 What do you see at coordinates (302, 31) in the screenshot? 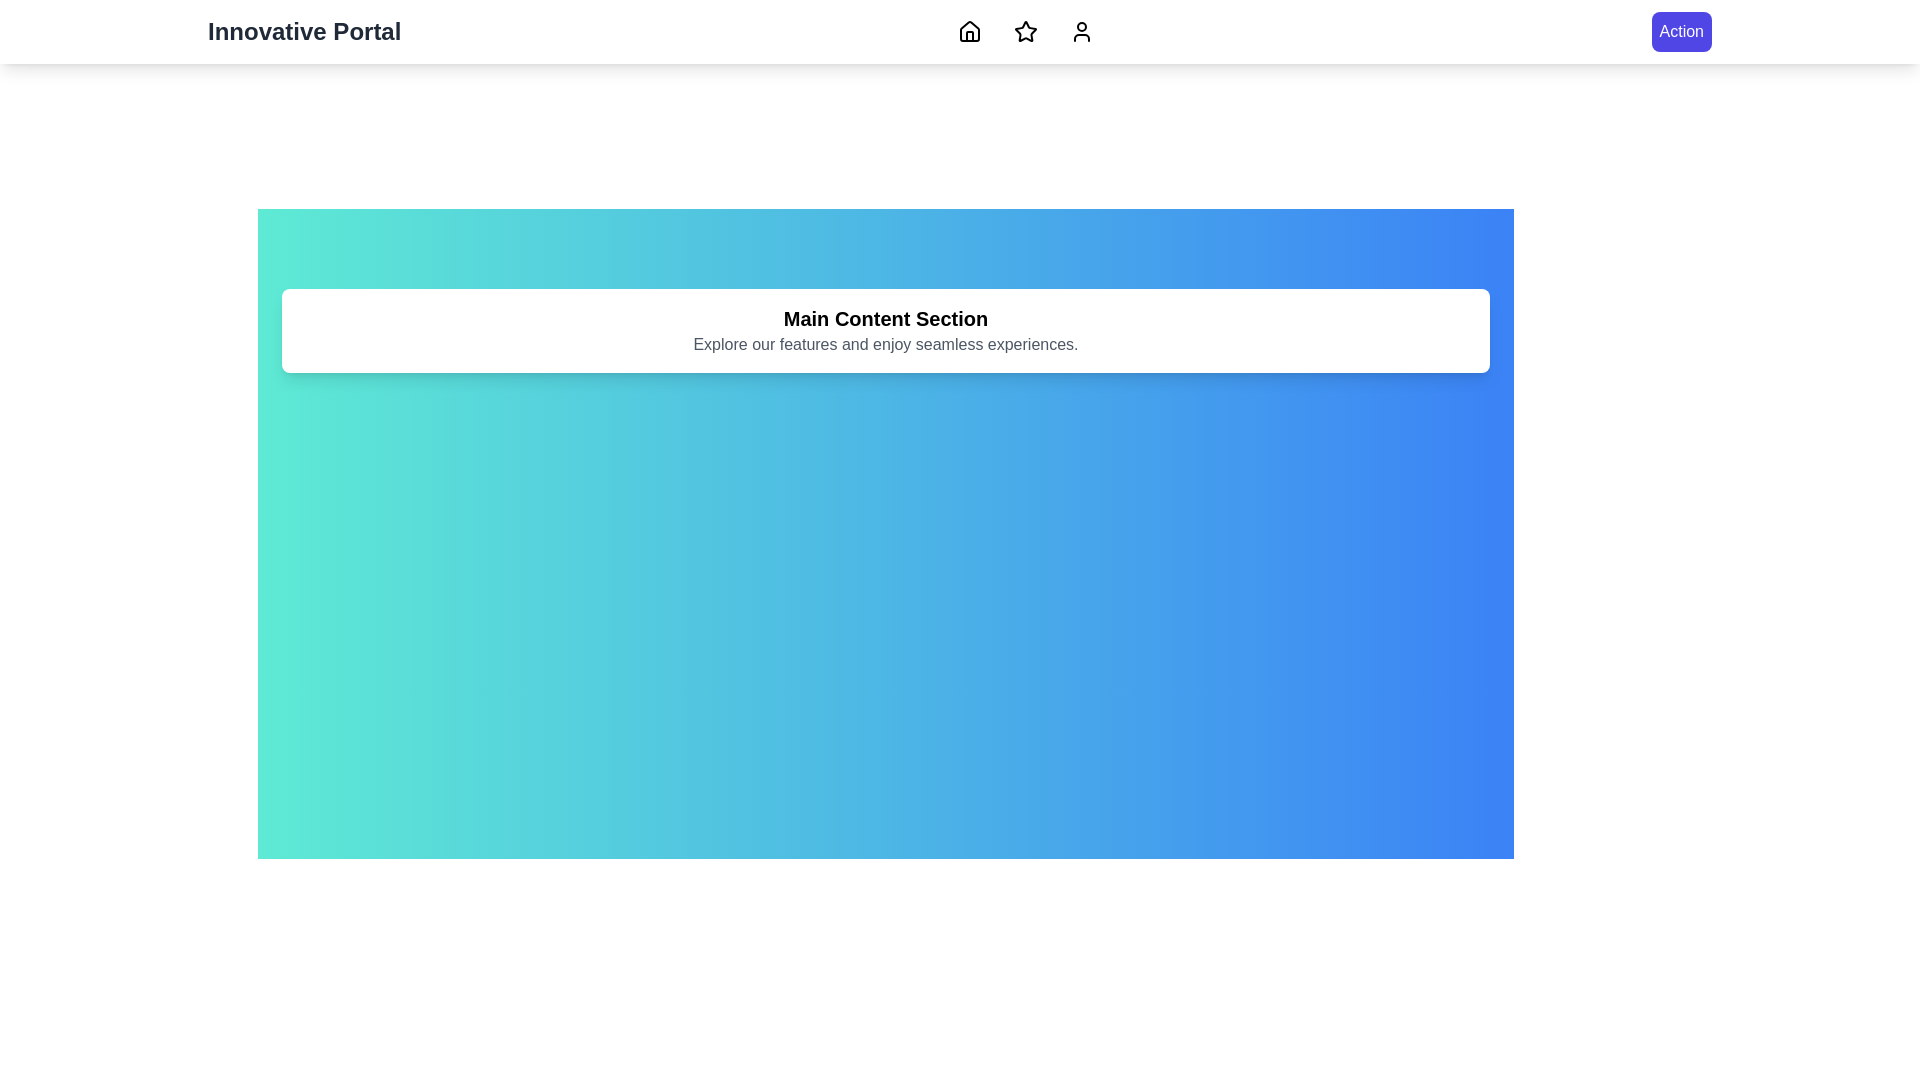
I see `the title text 'Innovative Portal'` at bounding box center [302, 31].